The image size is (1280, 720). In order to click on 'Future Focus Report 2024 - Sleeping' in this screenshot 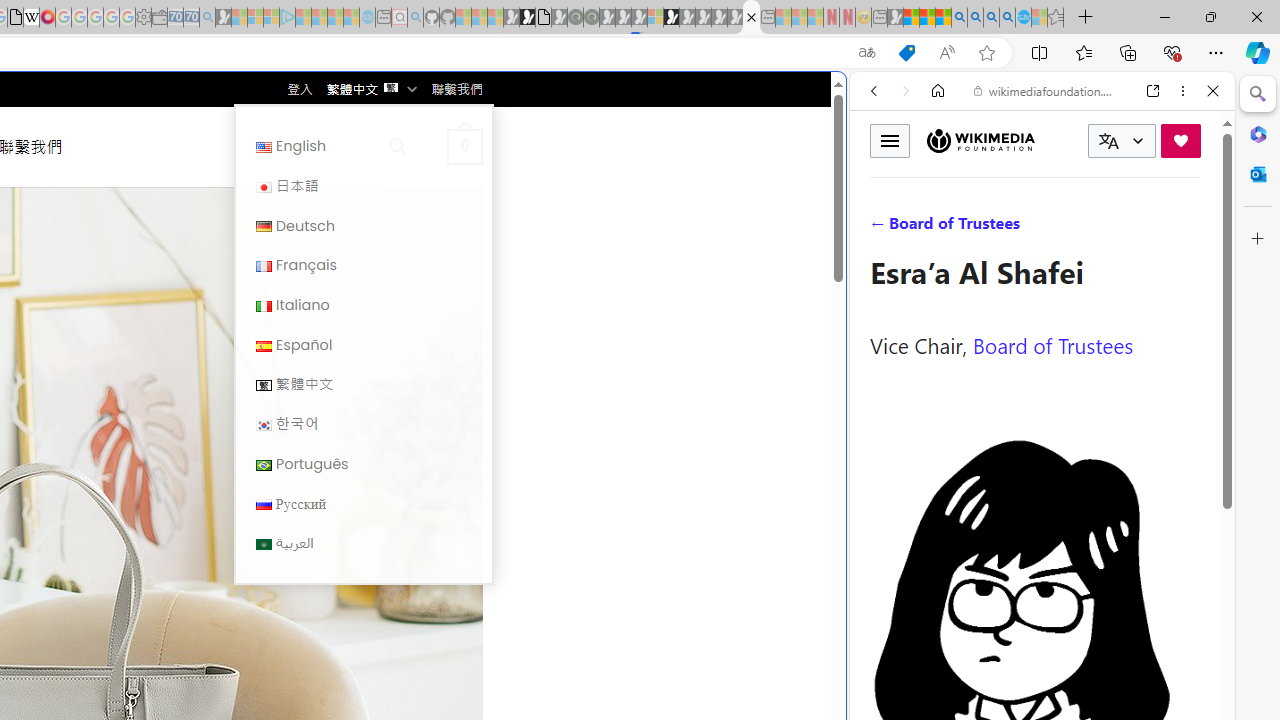, I will do `click(590, 17)`.